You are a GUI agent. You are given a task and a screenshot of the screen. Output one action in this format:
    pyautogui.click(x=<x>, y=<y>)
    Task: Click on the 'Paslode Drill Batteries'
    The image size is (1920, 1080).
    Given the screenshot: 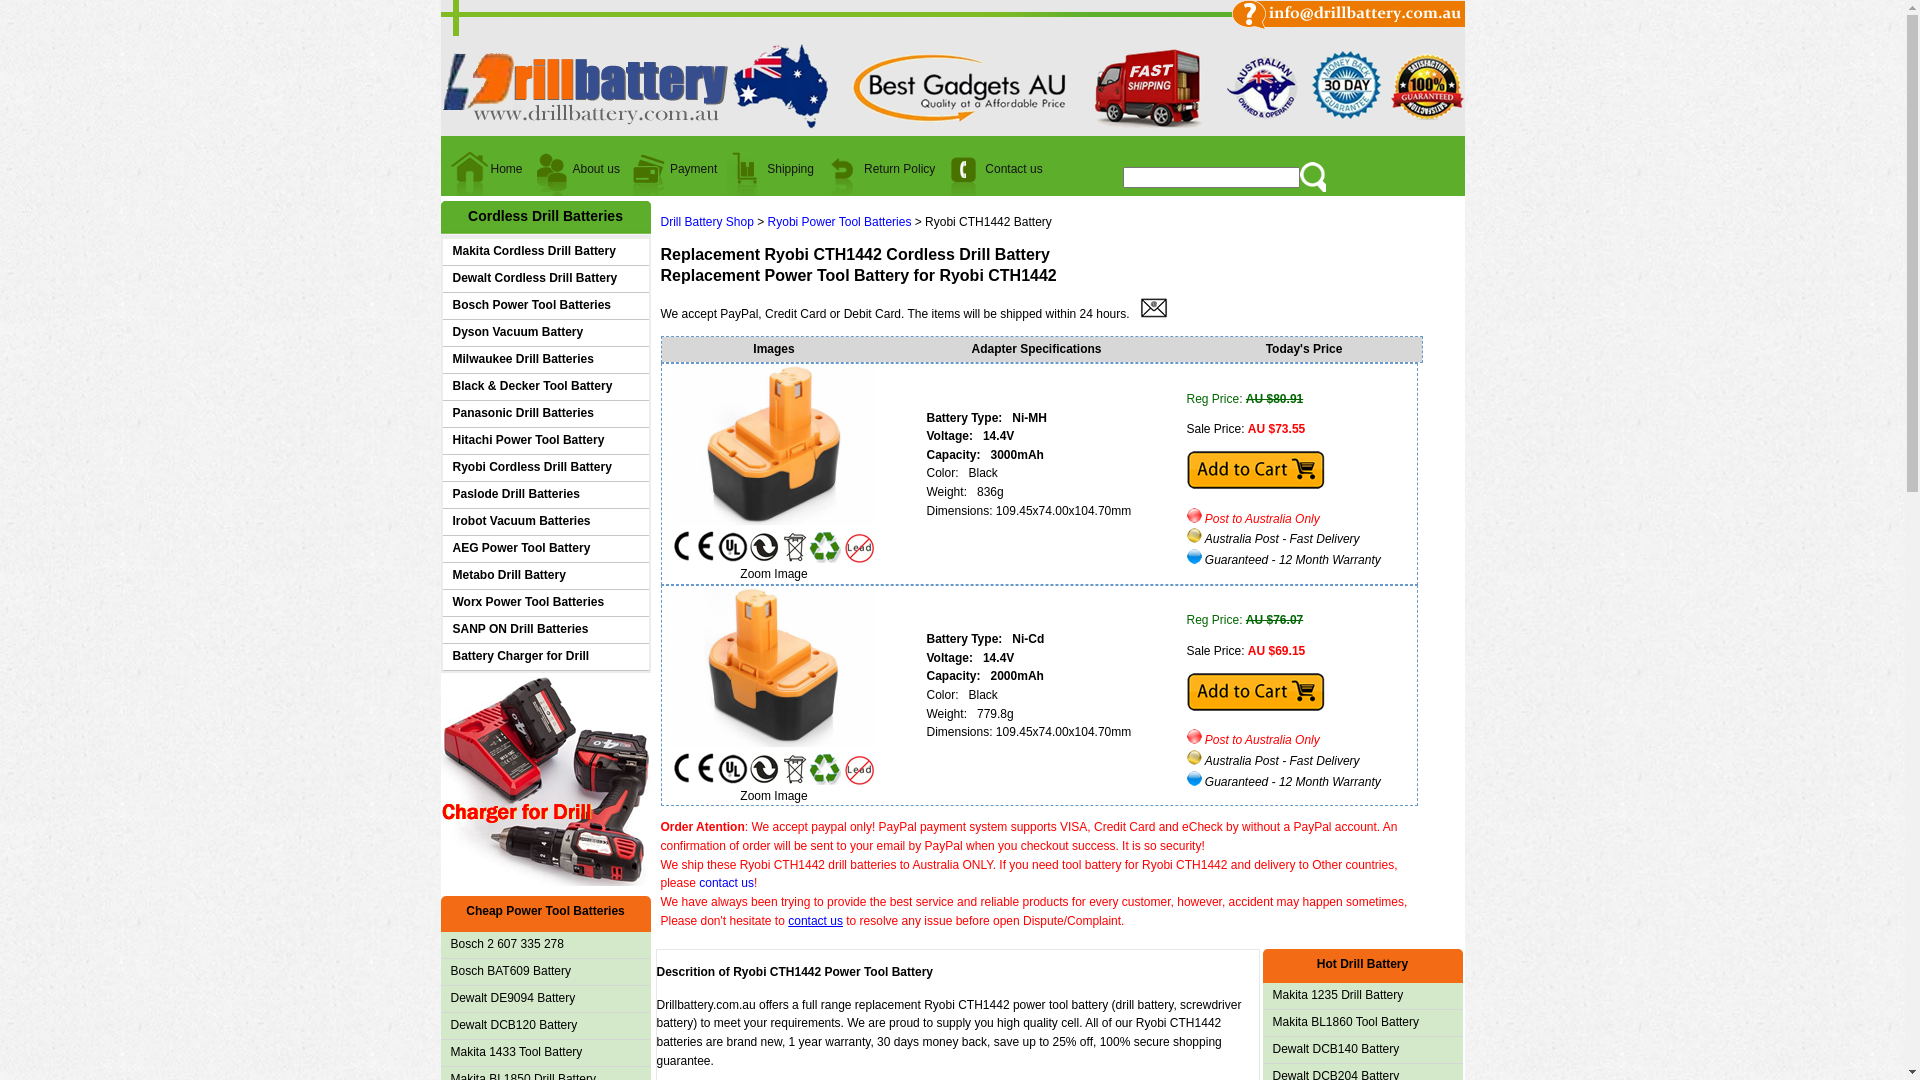 What is the action you would take?
    pyautogui.click(x=545, y=494)
    